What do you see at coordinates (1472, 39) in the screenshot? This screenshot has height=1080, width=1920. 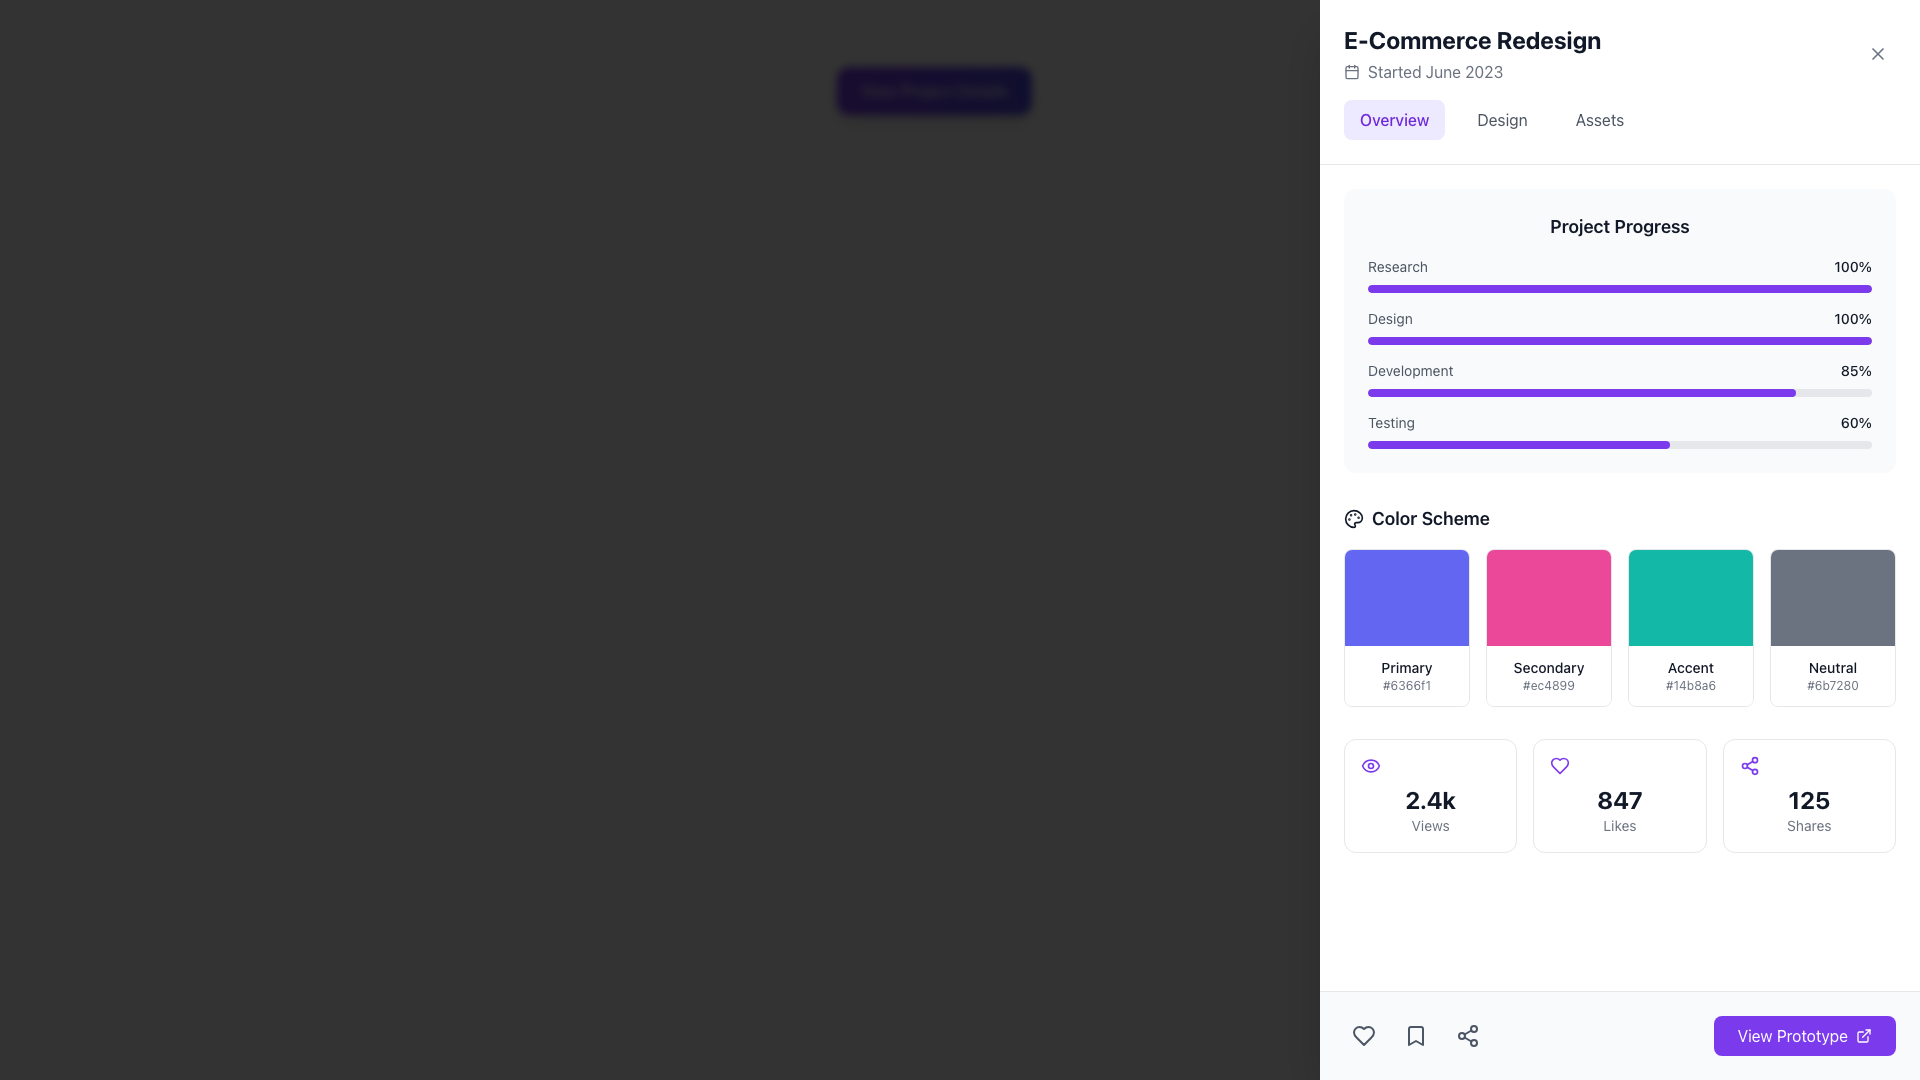 I see `bold and large text heading that says 'E-Commerce Redesign', located at the top section of the right pane` at bounding box center [1472, 39].